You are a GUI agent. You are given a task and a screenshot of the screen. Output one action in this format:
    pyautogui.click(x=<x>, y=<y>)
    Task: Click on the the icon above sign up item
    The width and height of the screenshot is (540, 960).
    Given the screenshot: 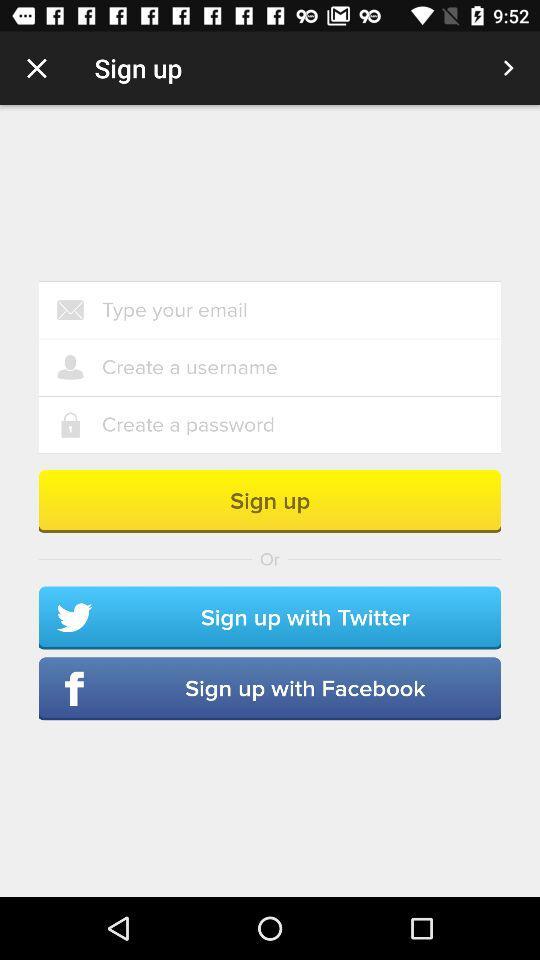 What is the action you would take?
    pyautogui.click(x=300, y=425)
    